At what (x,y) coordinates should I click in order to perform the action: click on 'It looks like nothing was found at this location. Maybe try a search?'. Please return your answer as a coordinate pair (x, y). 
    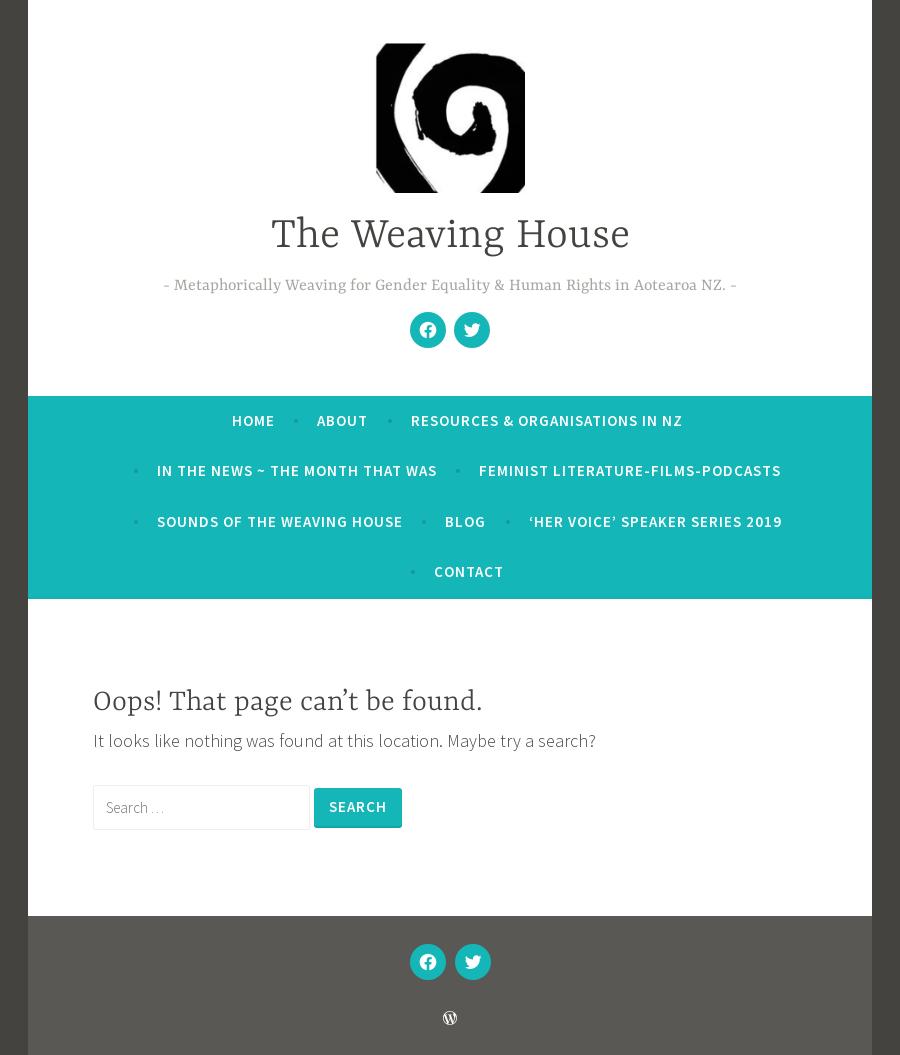
    Looking at the image, I should click on (343, 740).